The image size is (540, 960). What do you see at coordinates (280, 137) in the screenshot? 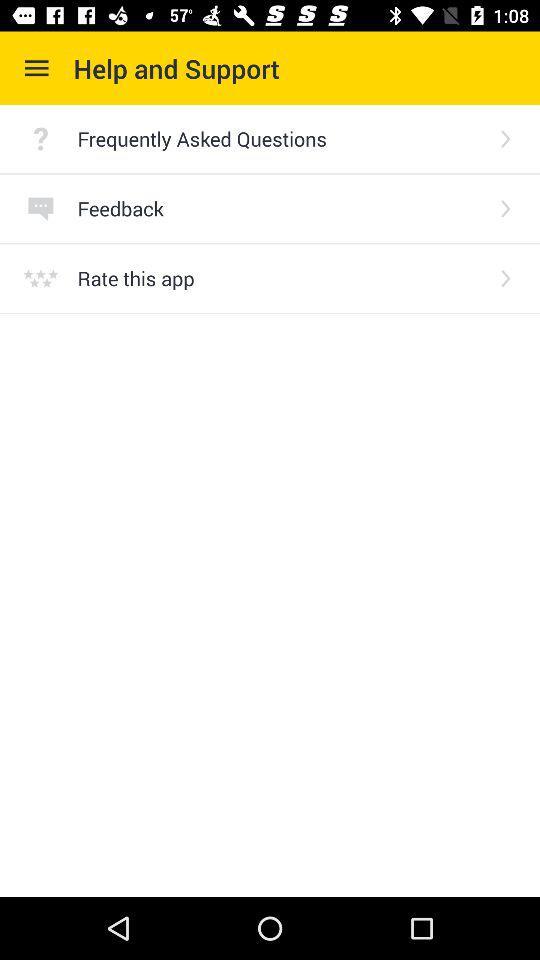
I see `the frequently asked questions` at bounding box center [280, 137].